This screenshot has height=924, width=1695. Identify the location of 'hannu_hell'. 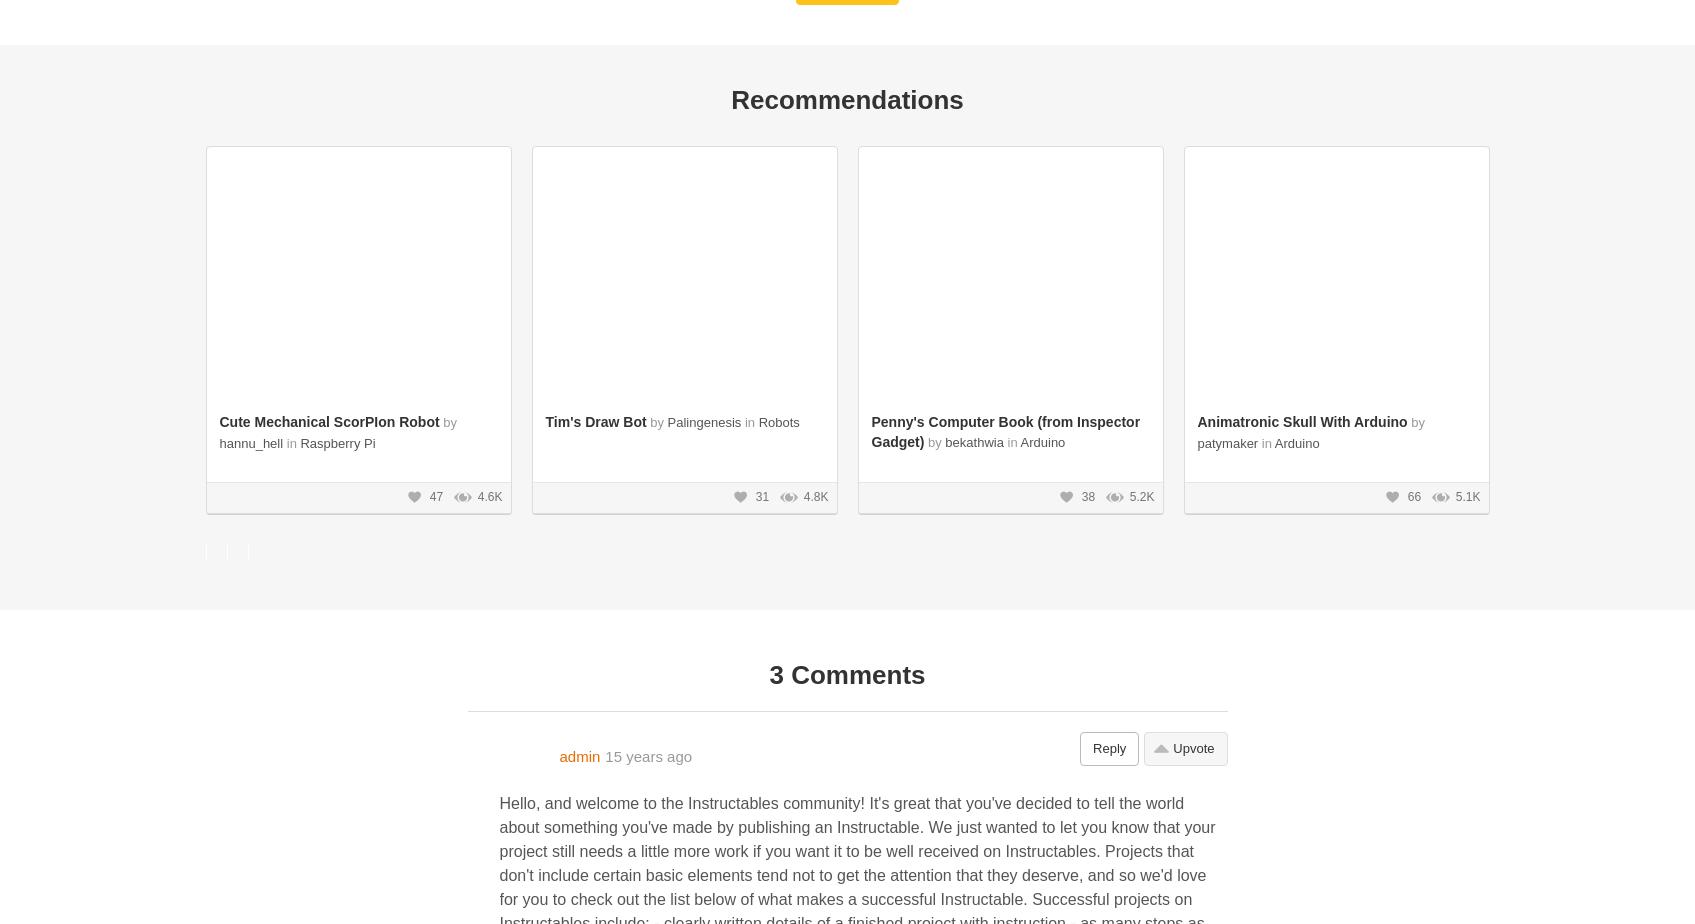
(250, 443).